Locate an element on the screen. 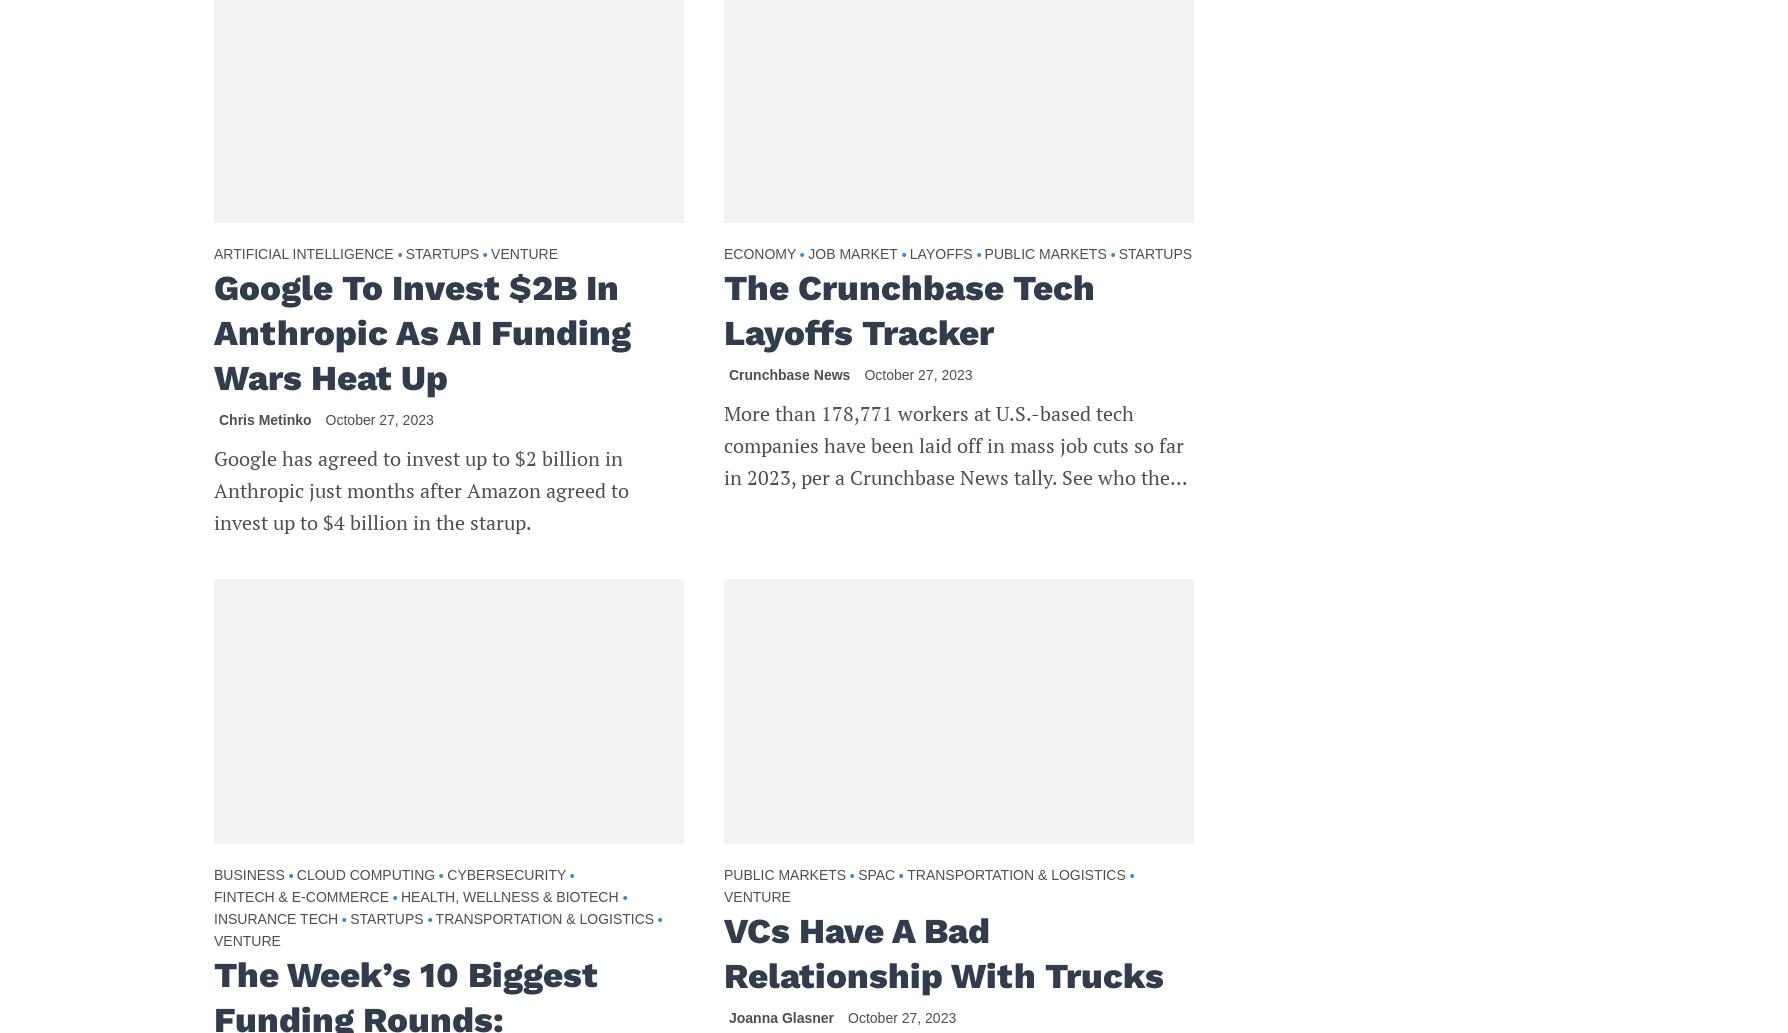 The height and width of the screenshot is (1033, 1788). 'Chris Metinko' is located at coordinates (263, 420).